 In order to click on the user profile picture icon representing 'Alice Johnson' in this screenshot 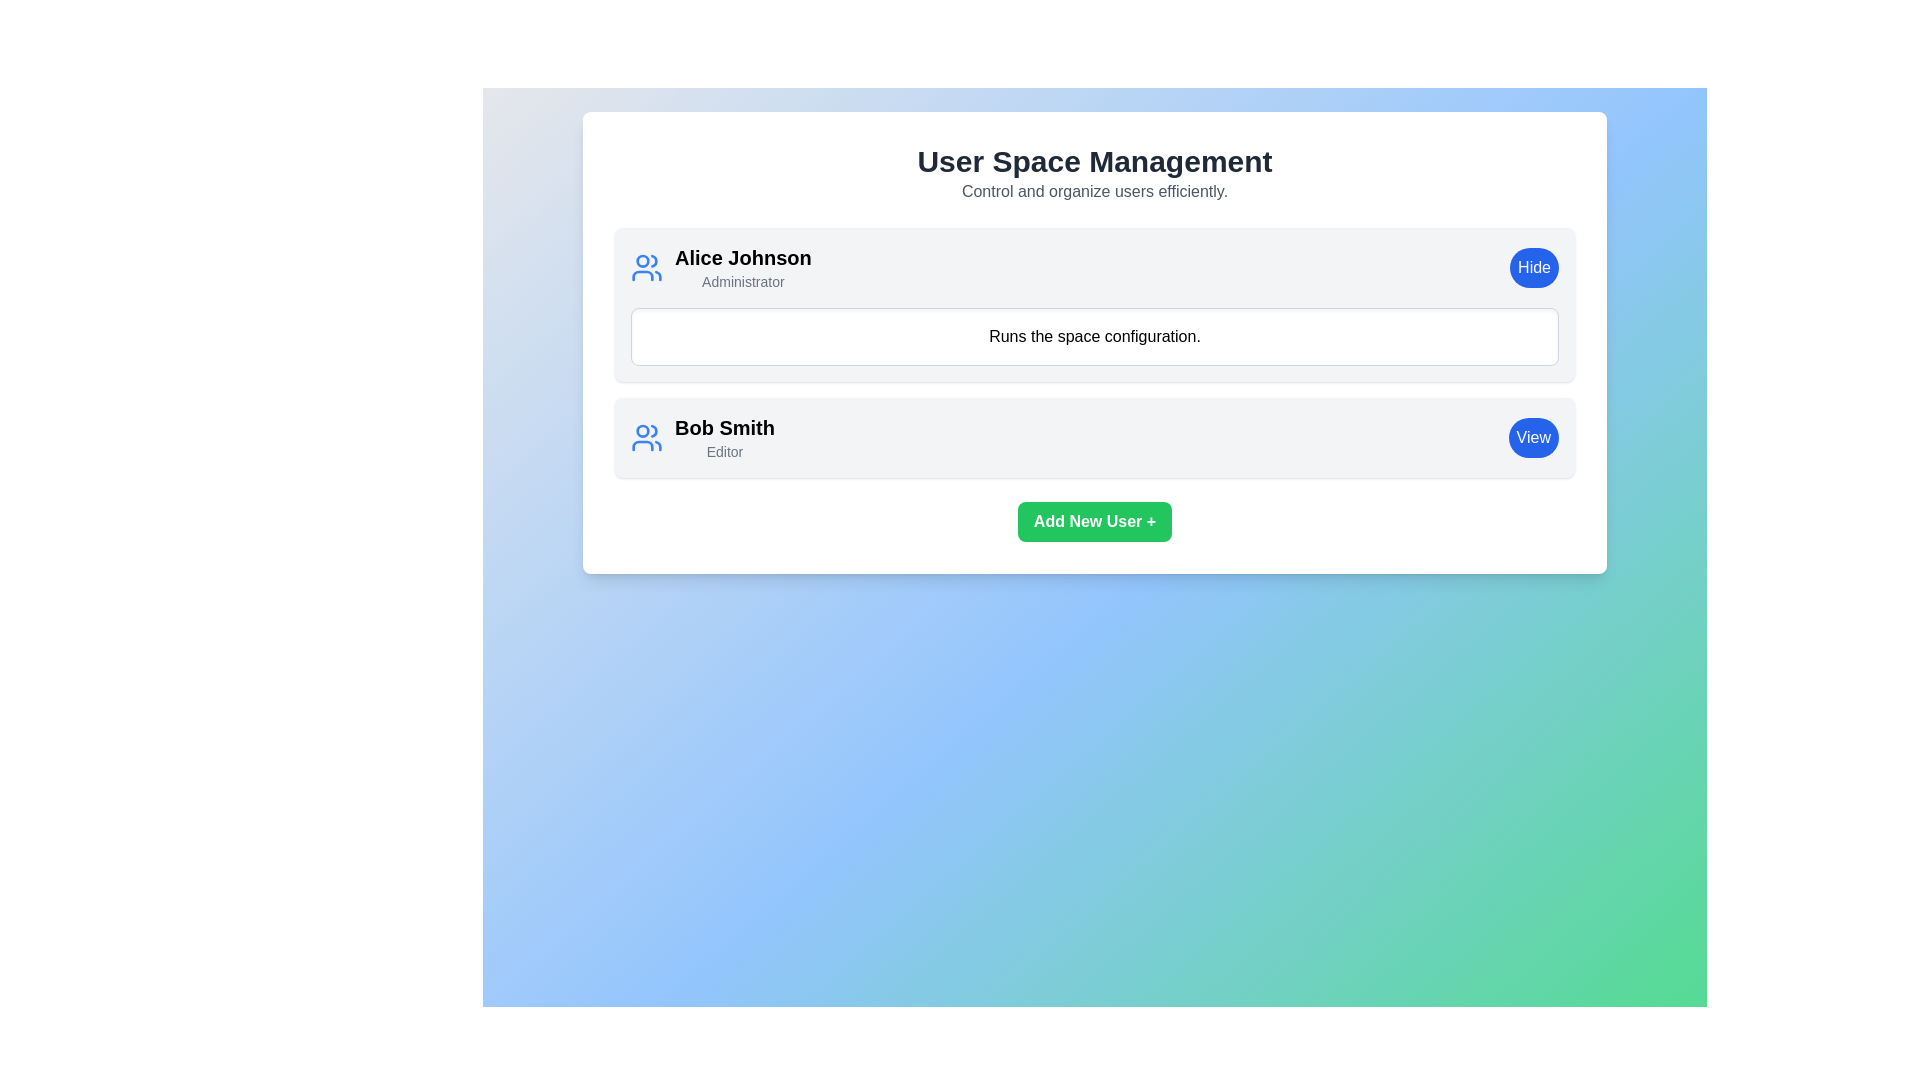, I will do `click(643, 260)`.